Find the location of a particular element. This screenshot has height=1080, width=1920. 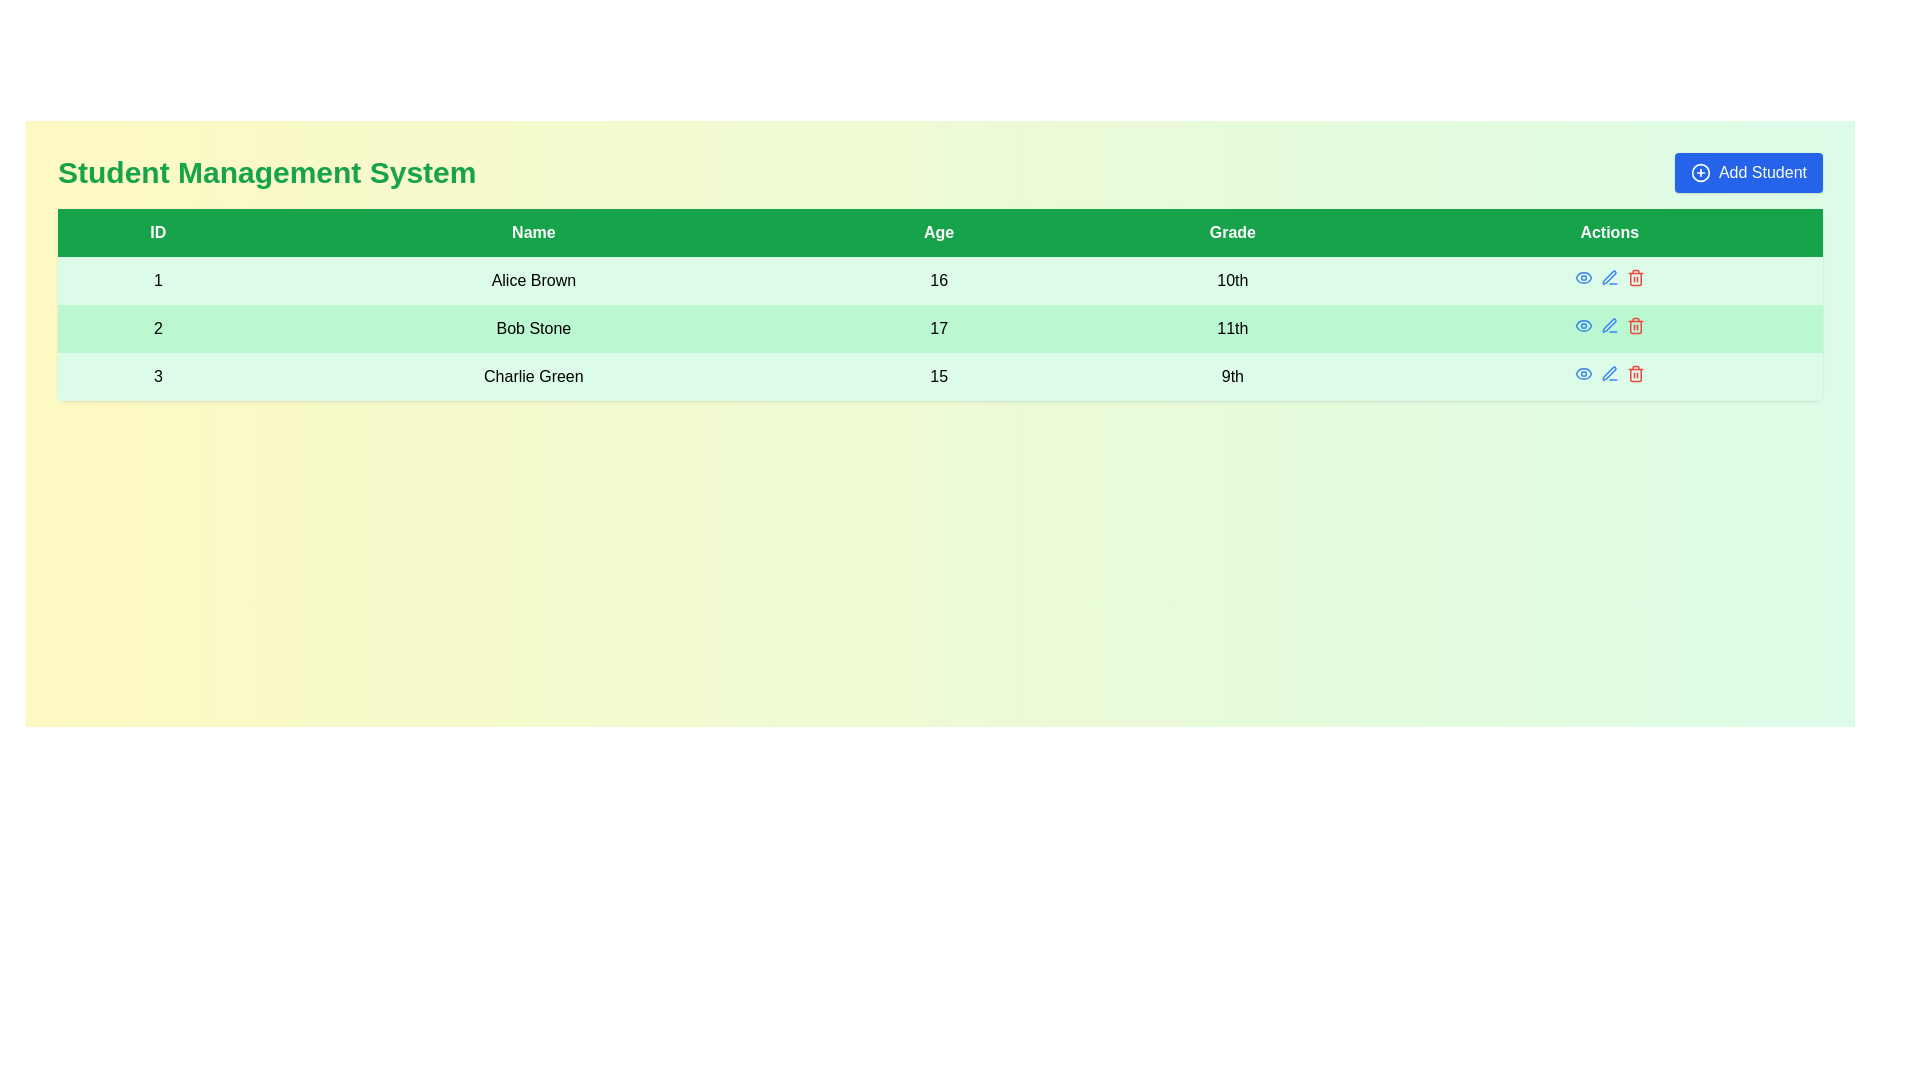

the red trash can icon button, which is the third icon under the 'Actions' column is located at coordinates (1635, 325).